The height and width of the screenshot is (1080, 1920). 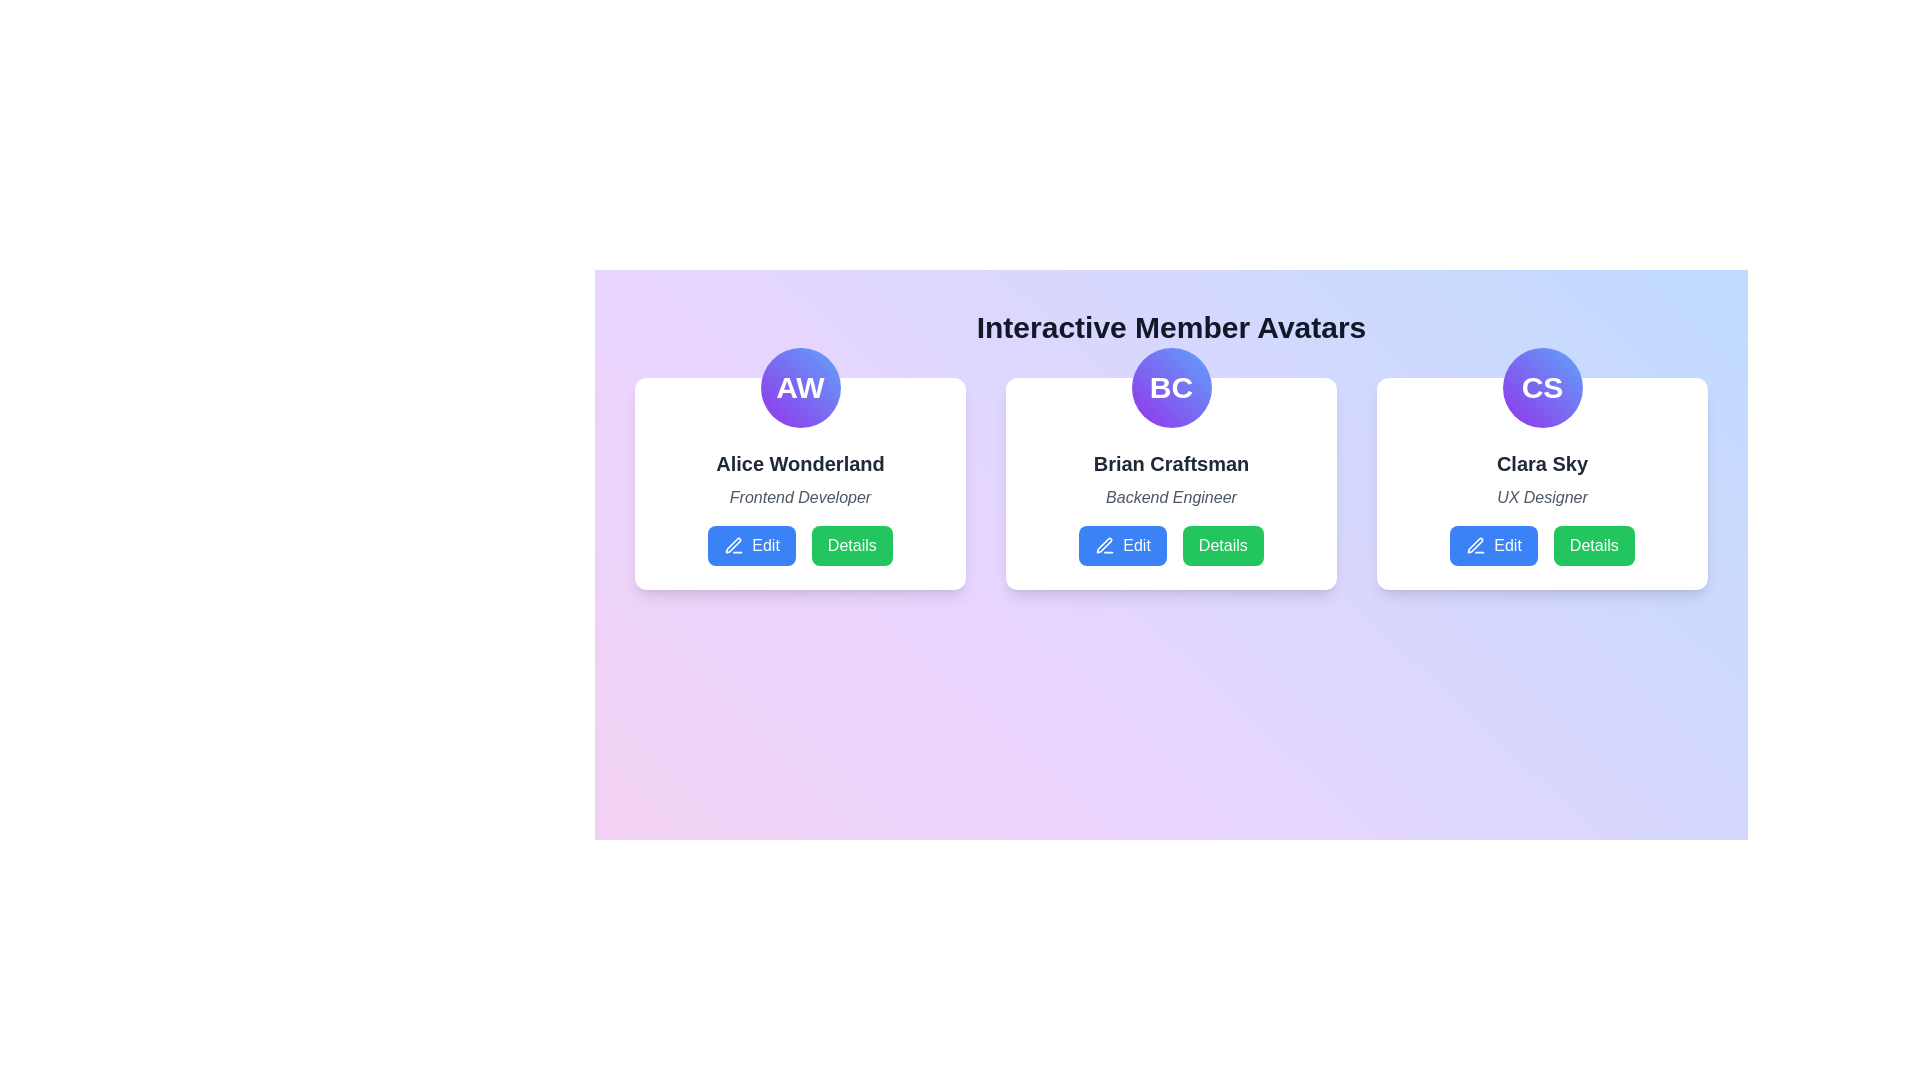 I want to click on the 'Edit' icon within the SVG graphic of the middle card labeled 'Brian Craftsman', so click(x=1103, y=545).